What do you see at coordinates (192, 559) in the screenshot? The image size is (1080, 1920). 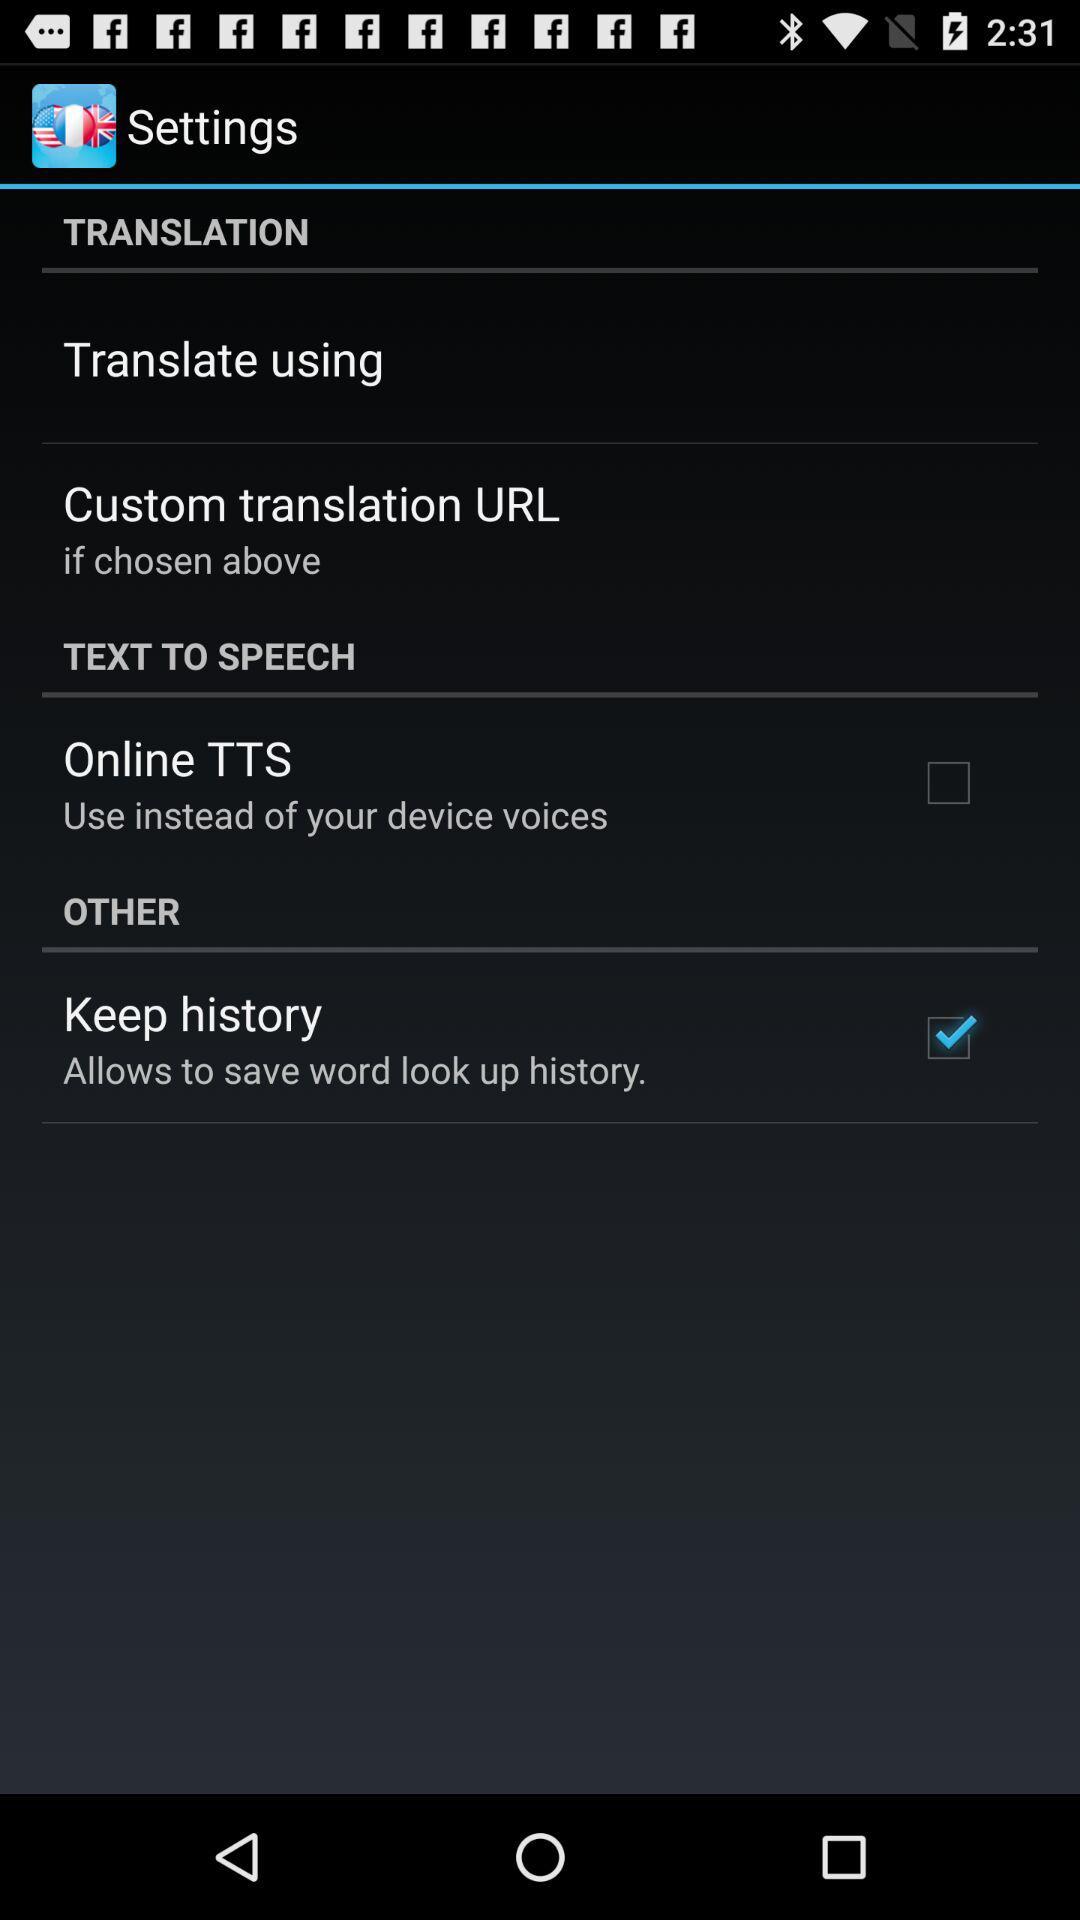 I see `the icon above the text to speech icon` at bounding box center [192, 559].